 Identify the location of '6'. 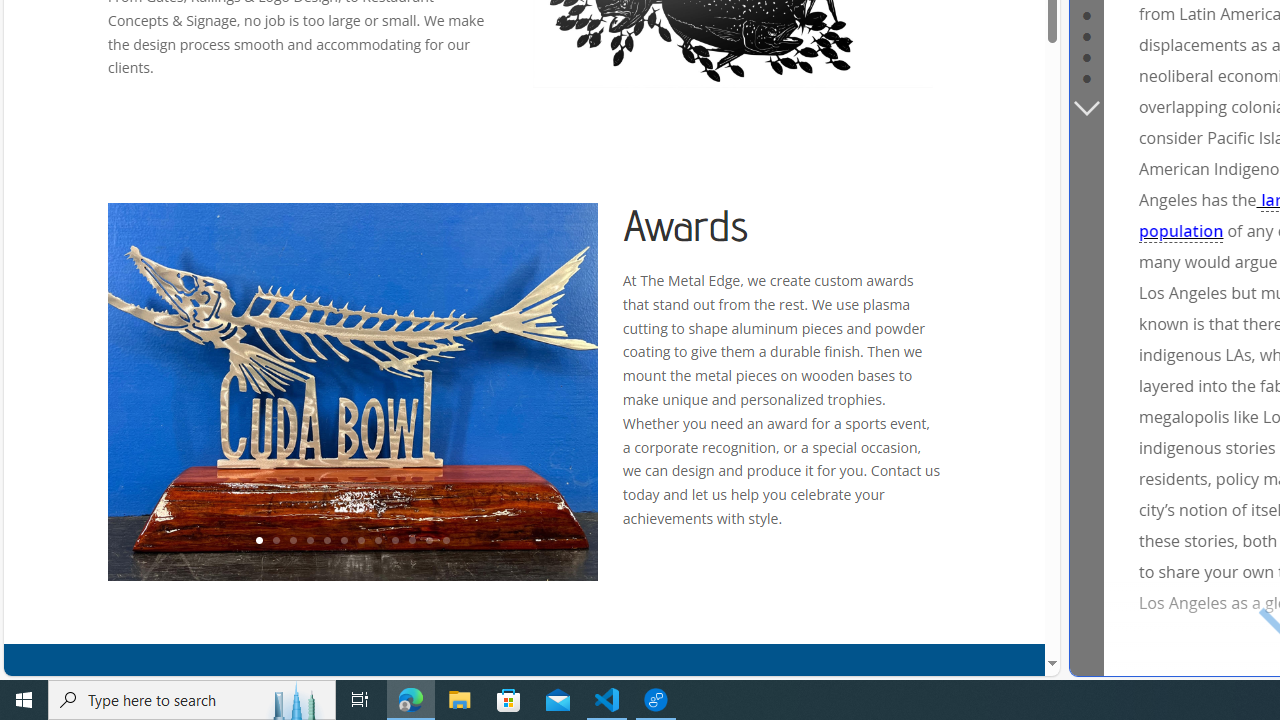
(344, 541).